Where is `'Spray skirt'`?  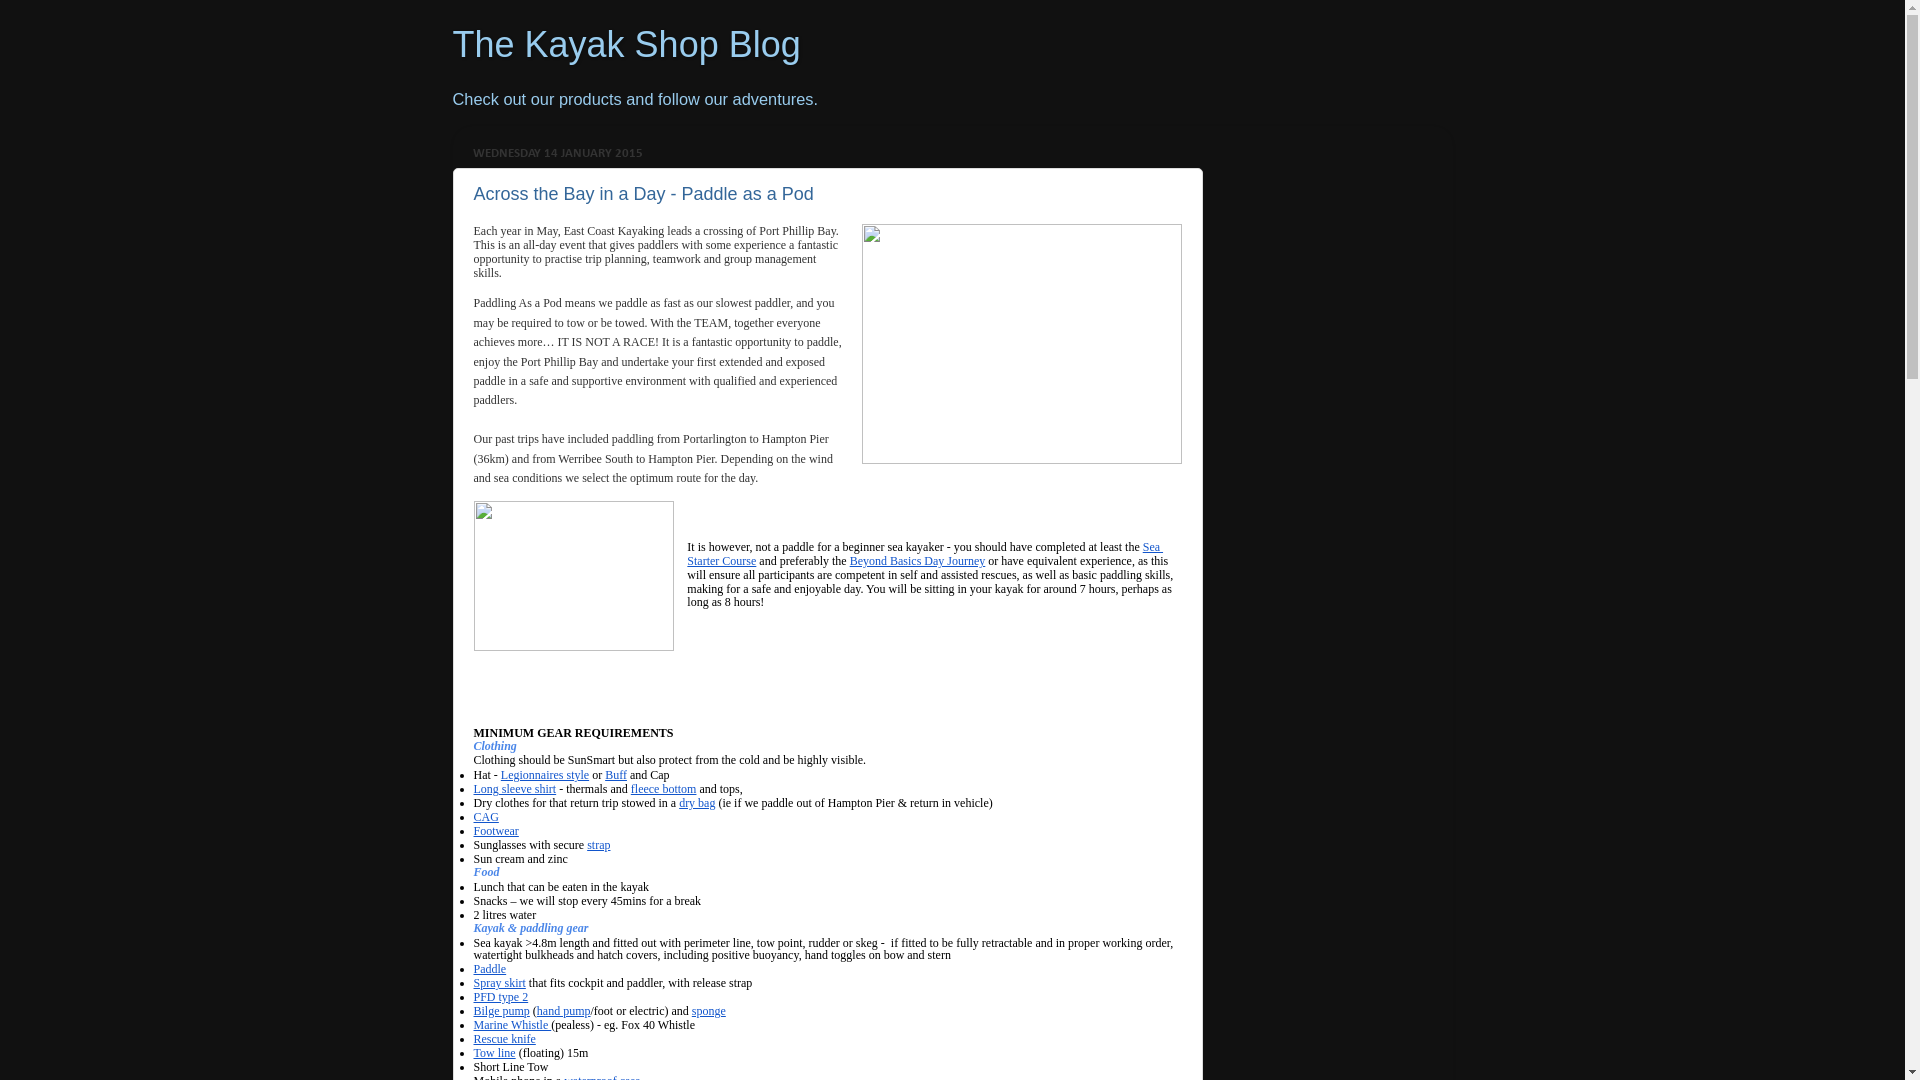 'Spray skirt' is located at coordinates (499, 982).